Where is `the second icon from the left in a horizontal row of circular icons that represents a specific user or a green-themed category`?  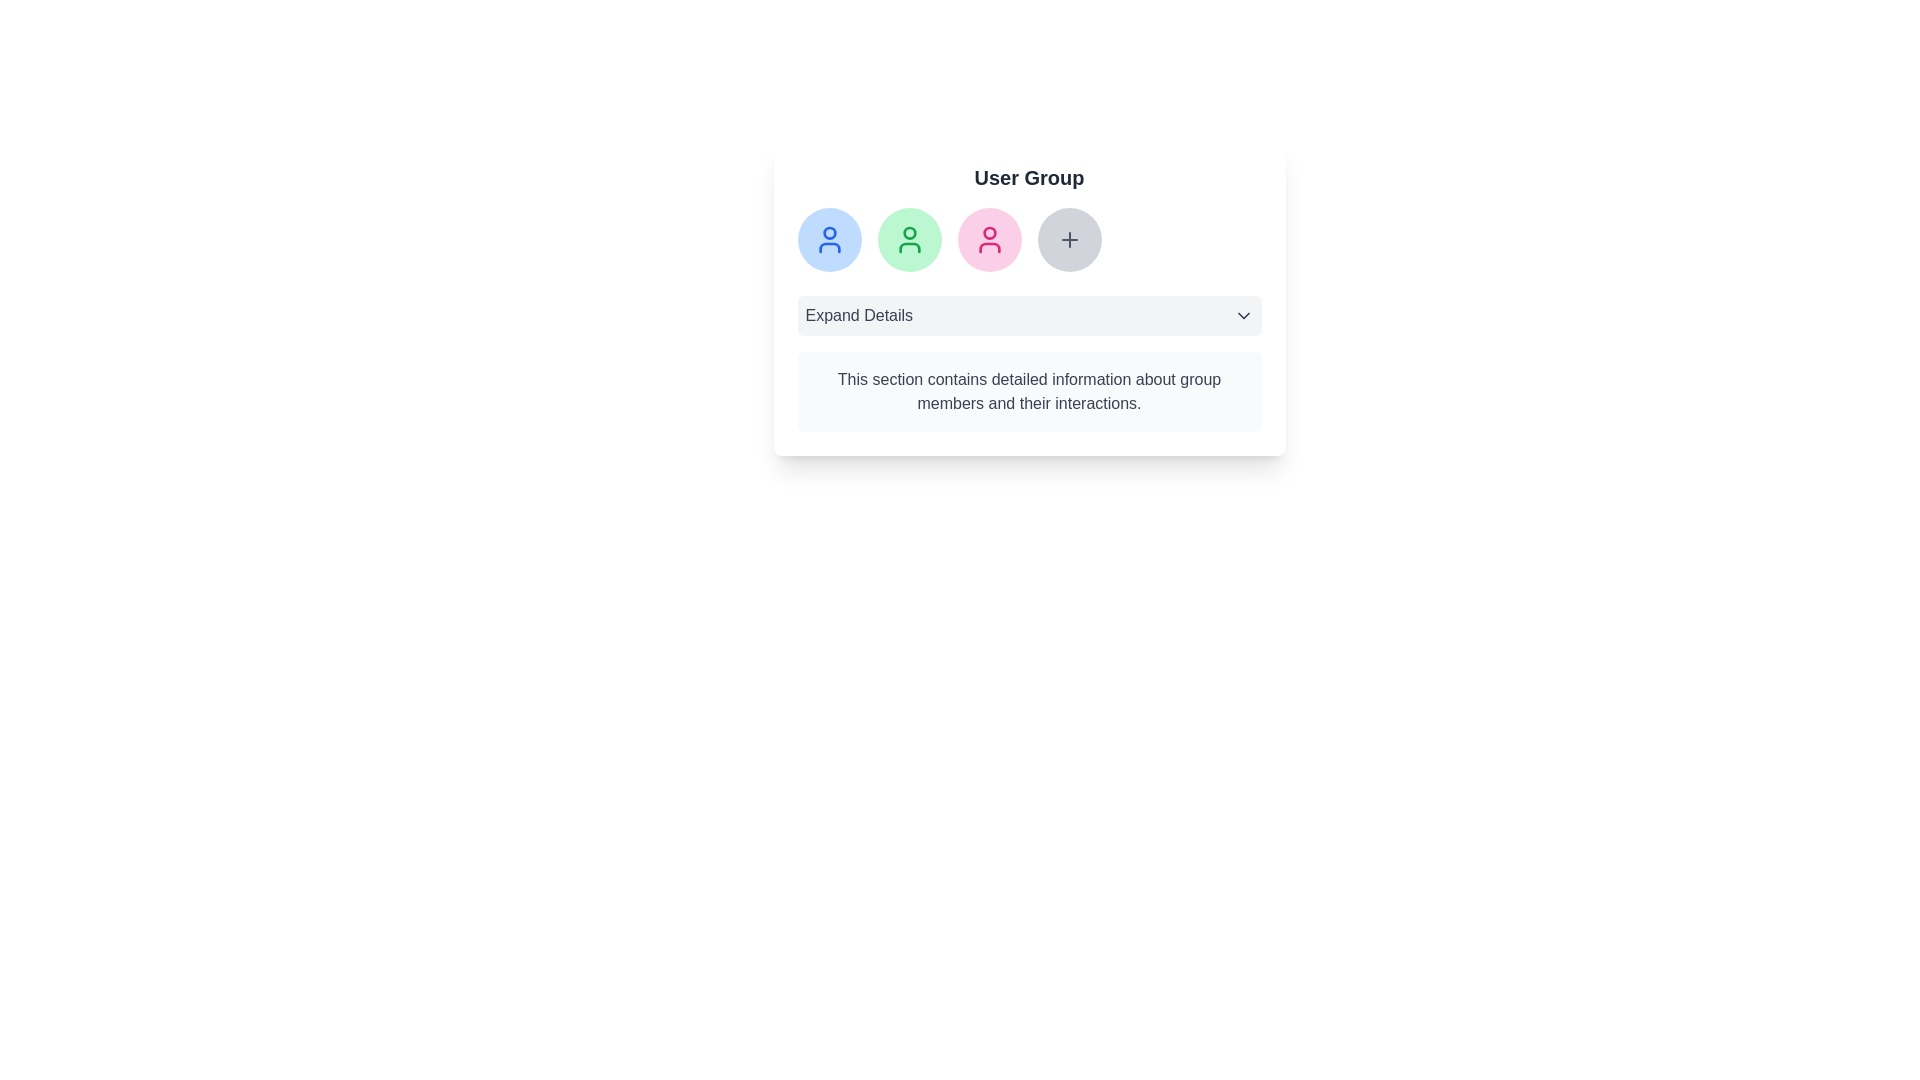
the second icon from the left in a horizontal row of circular icons that represents a specific user or a green-themed category is located at coordinates (908, 238).